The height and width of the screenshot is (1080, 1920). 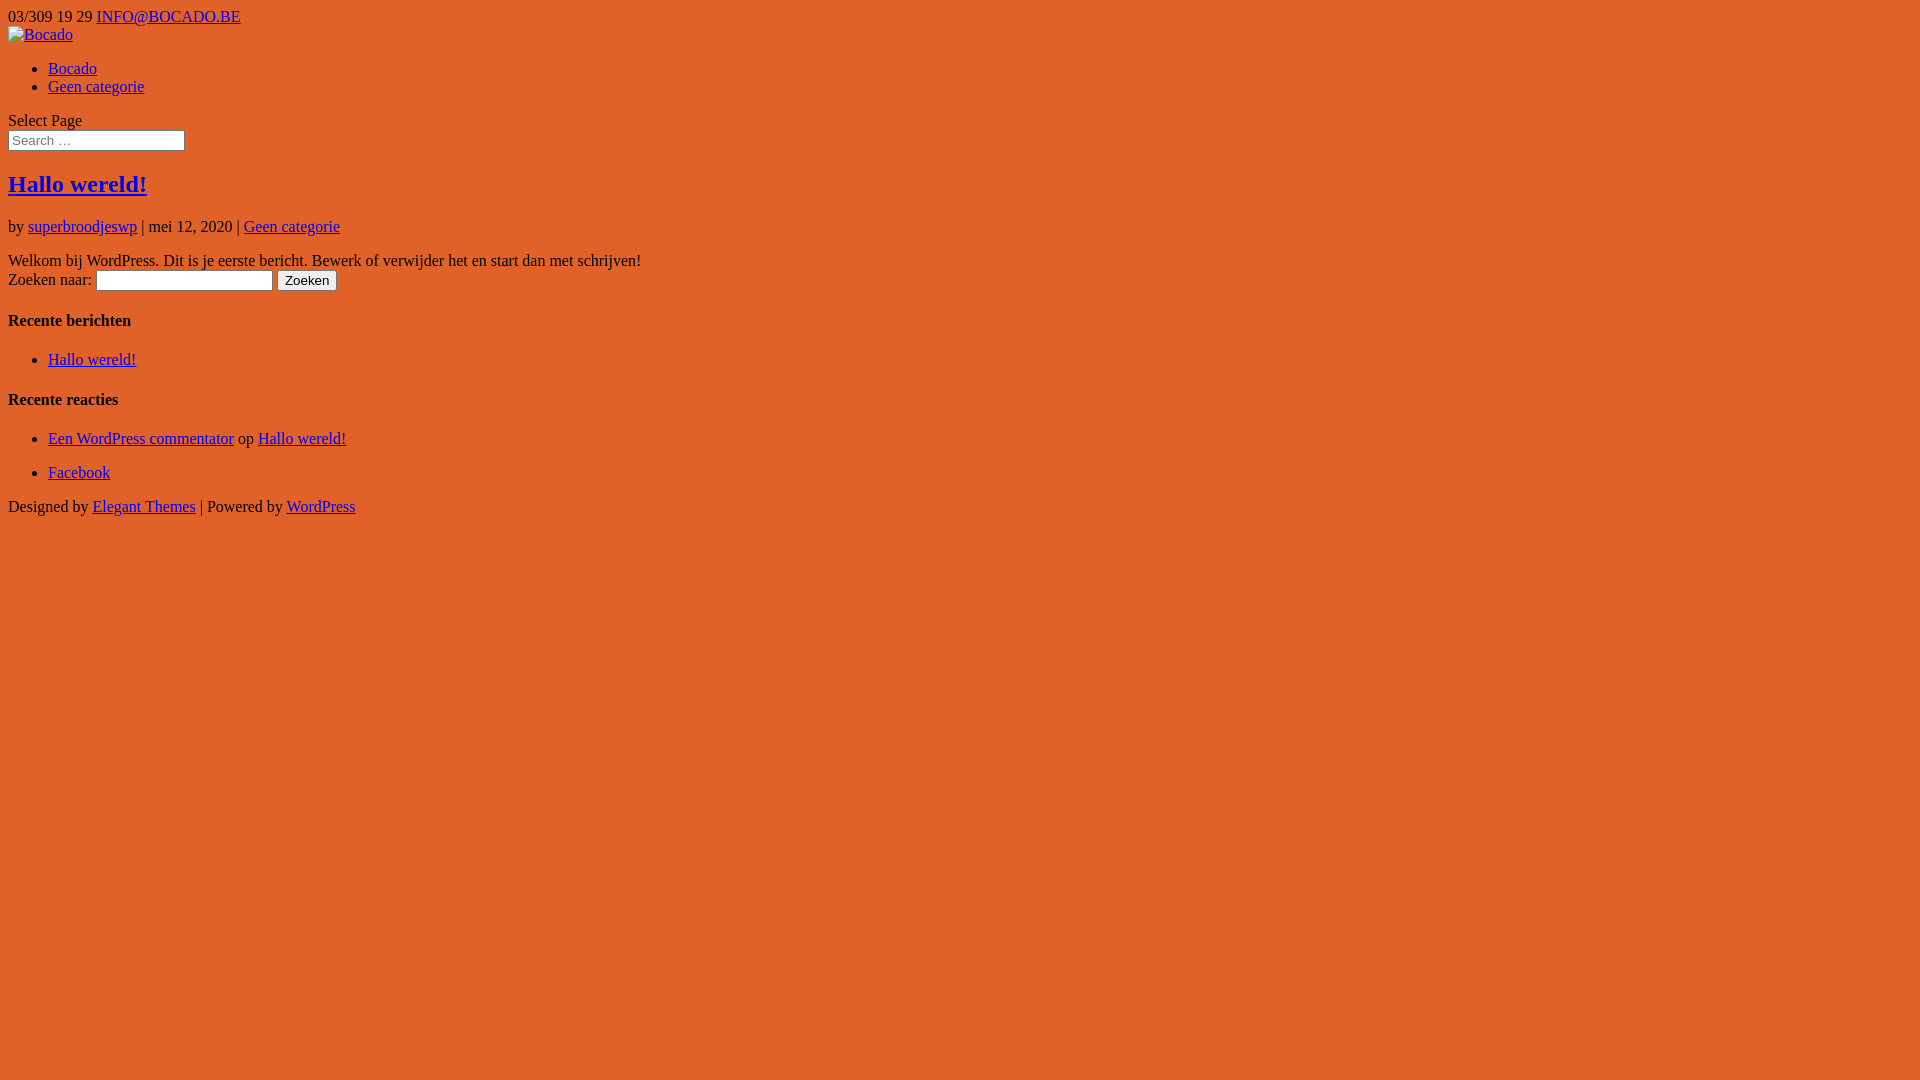 What do you see at coordinates (168, 16) in the screenshot?
I see `'INFO@BOCADO.BE'` at bounding box center [168, 16].